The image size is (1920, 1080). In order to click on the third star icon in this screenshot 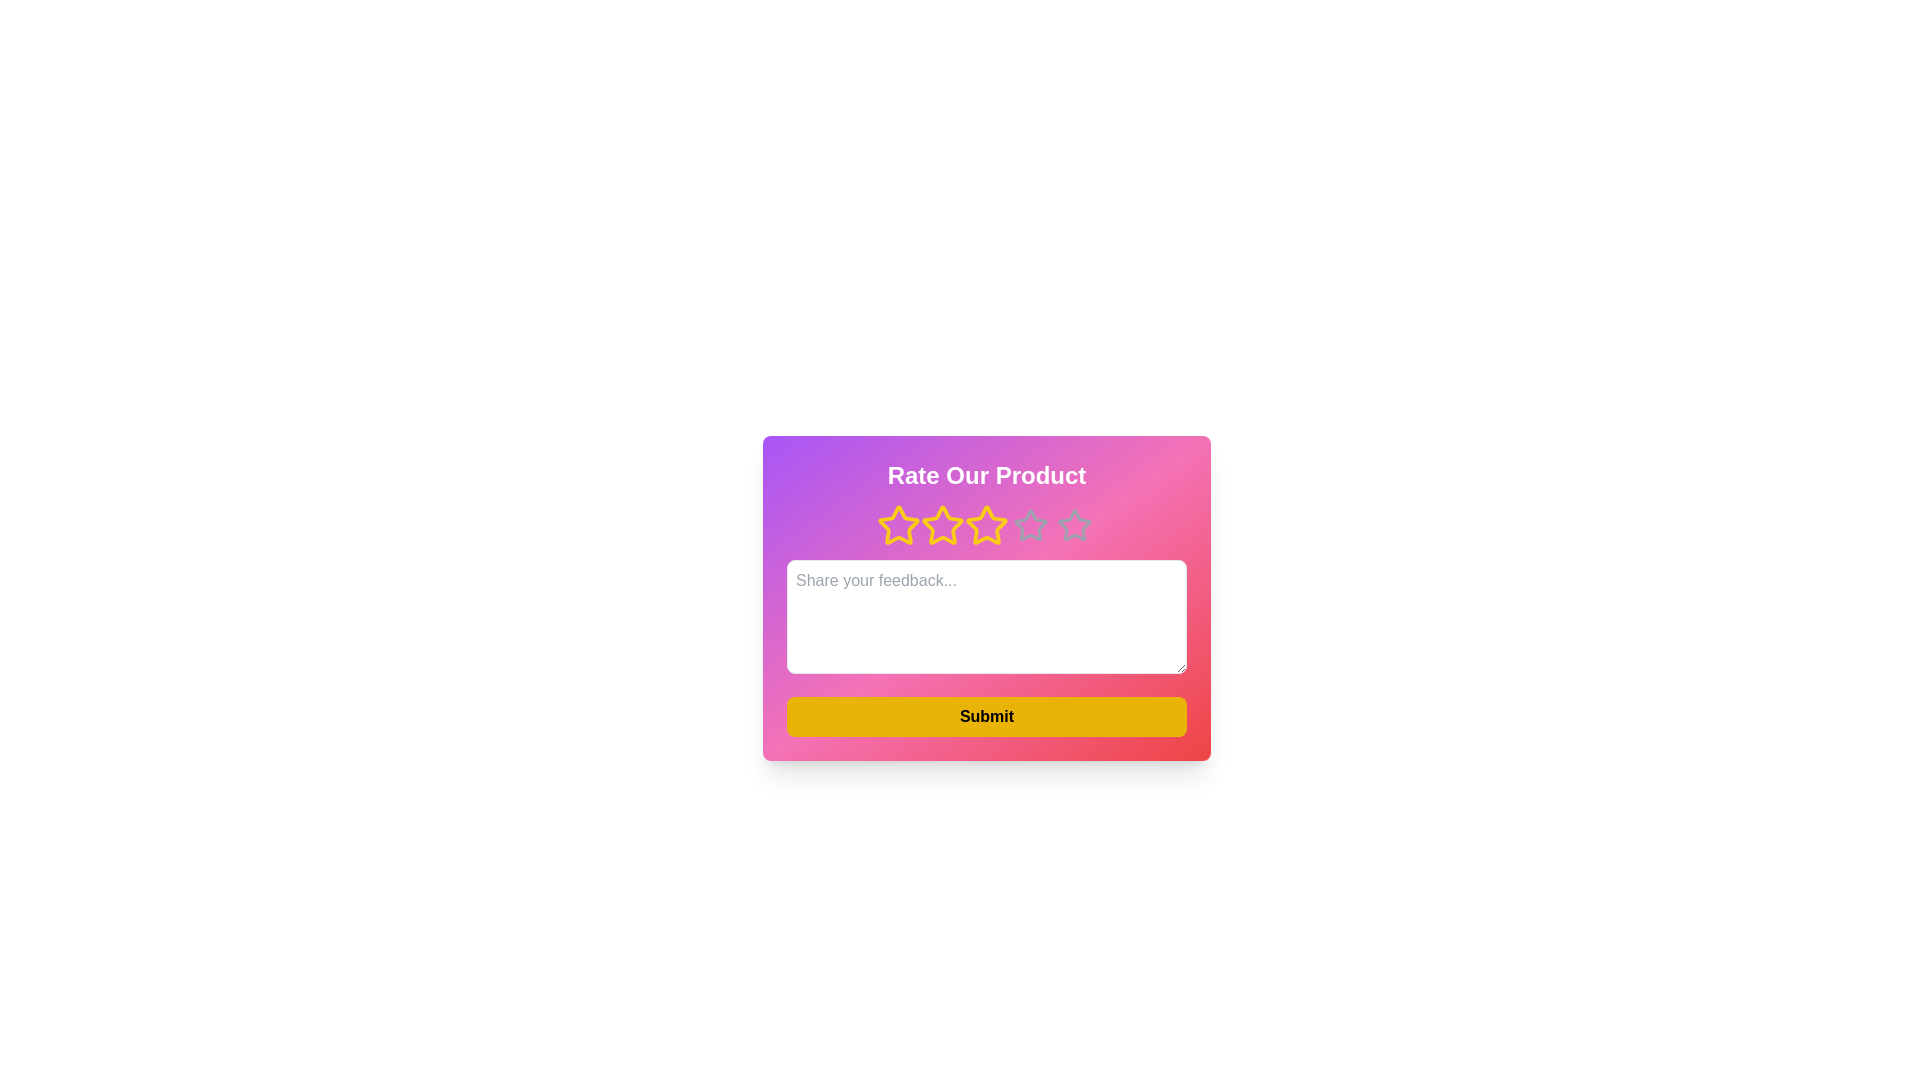, I will do `click(941, 524)`.